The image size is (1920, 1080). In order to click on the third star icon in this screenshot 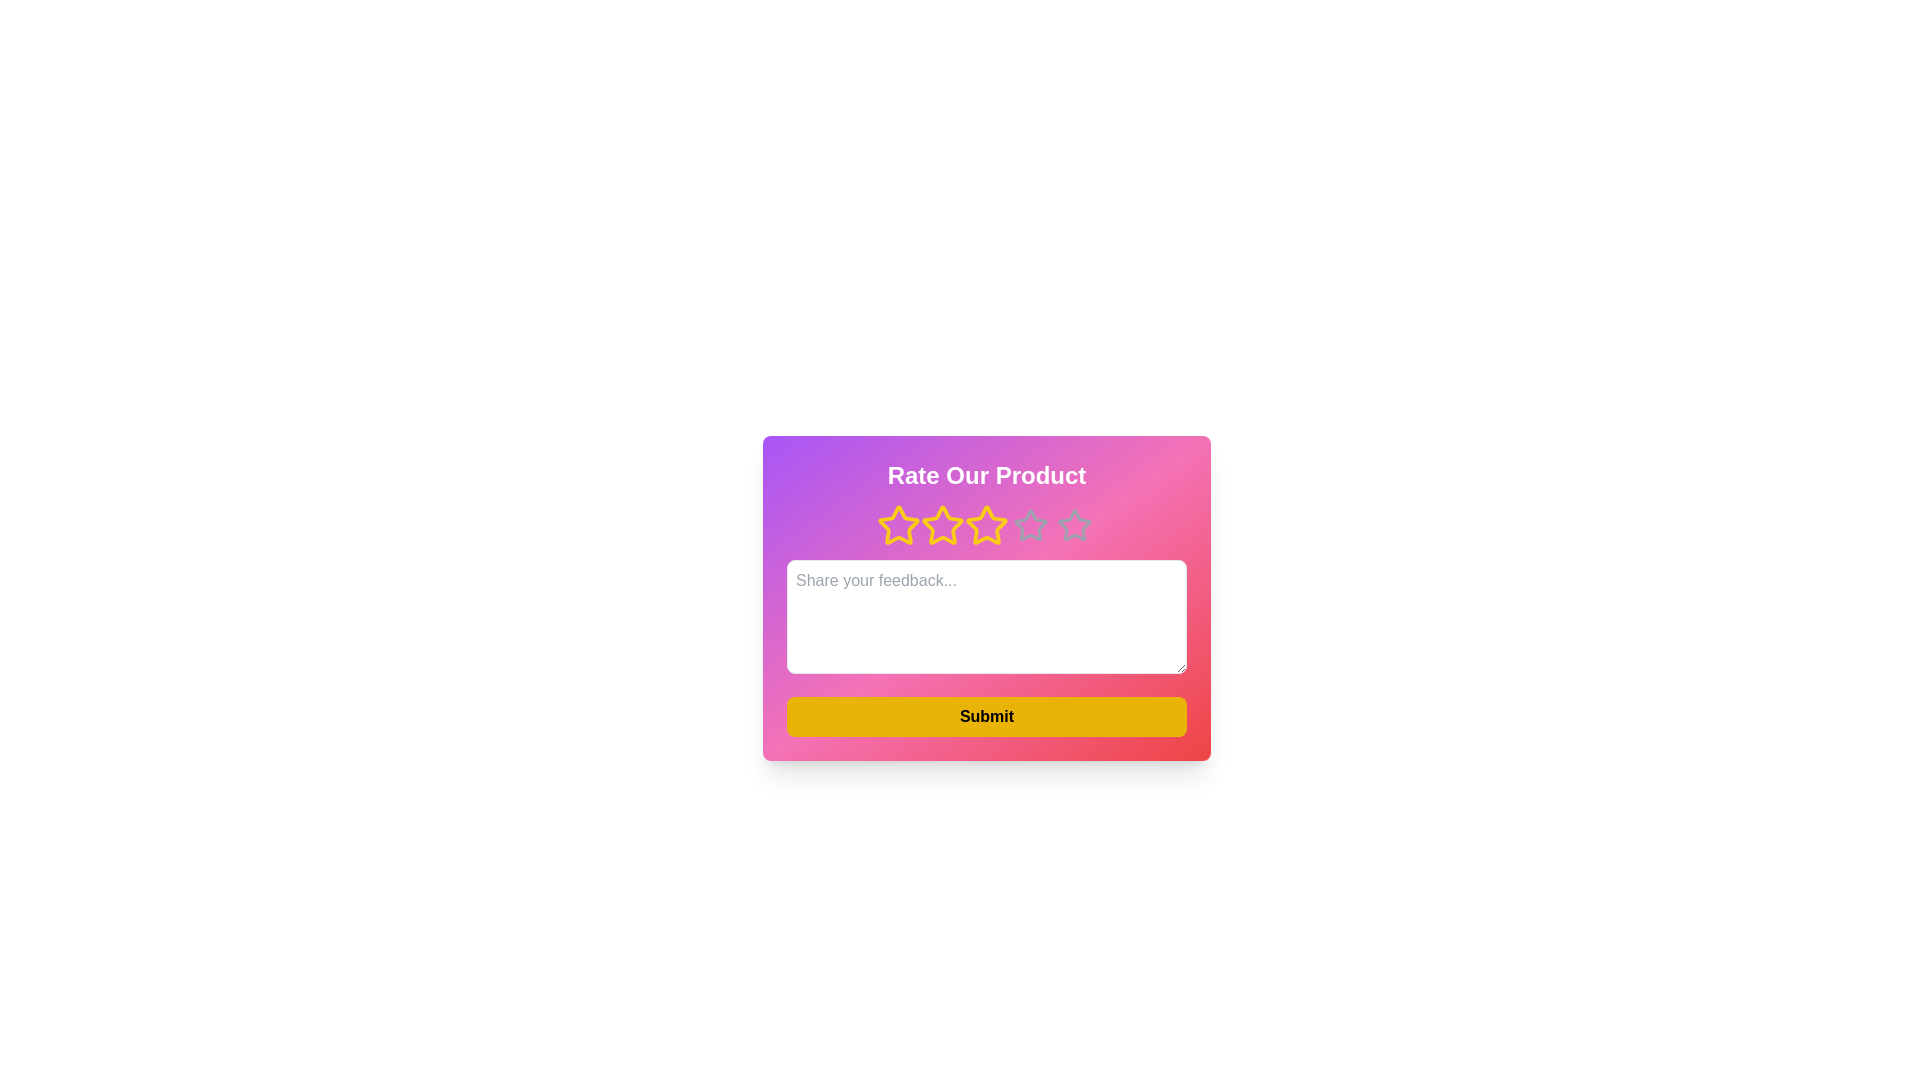, I will do `click(941, 524)`.